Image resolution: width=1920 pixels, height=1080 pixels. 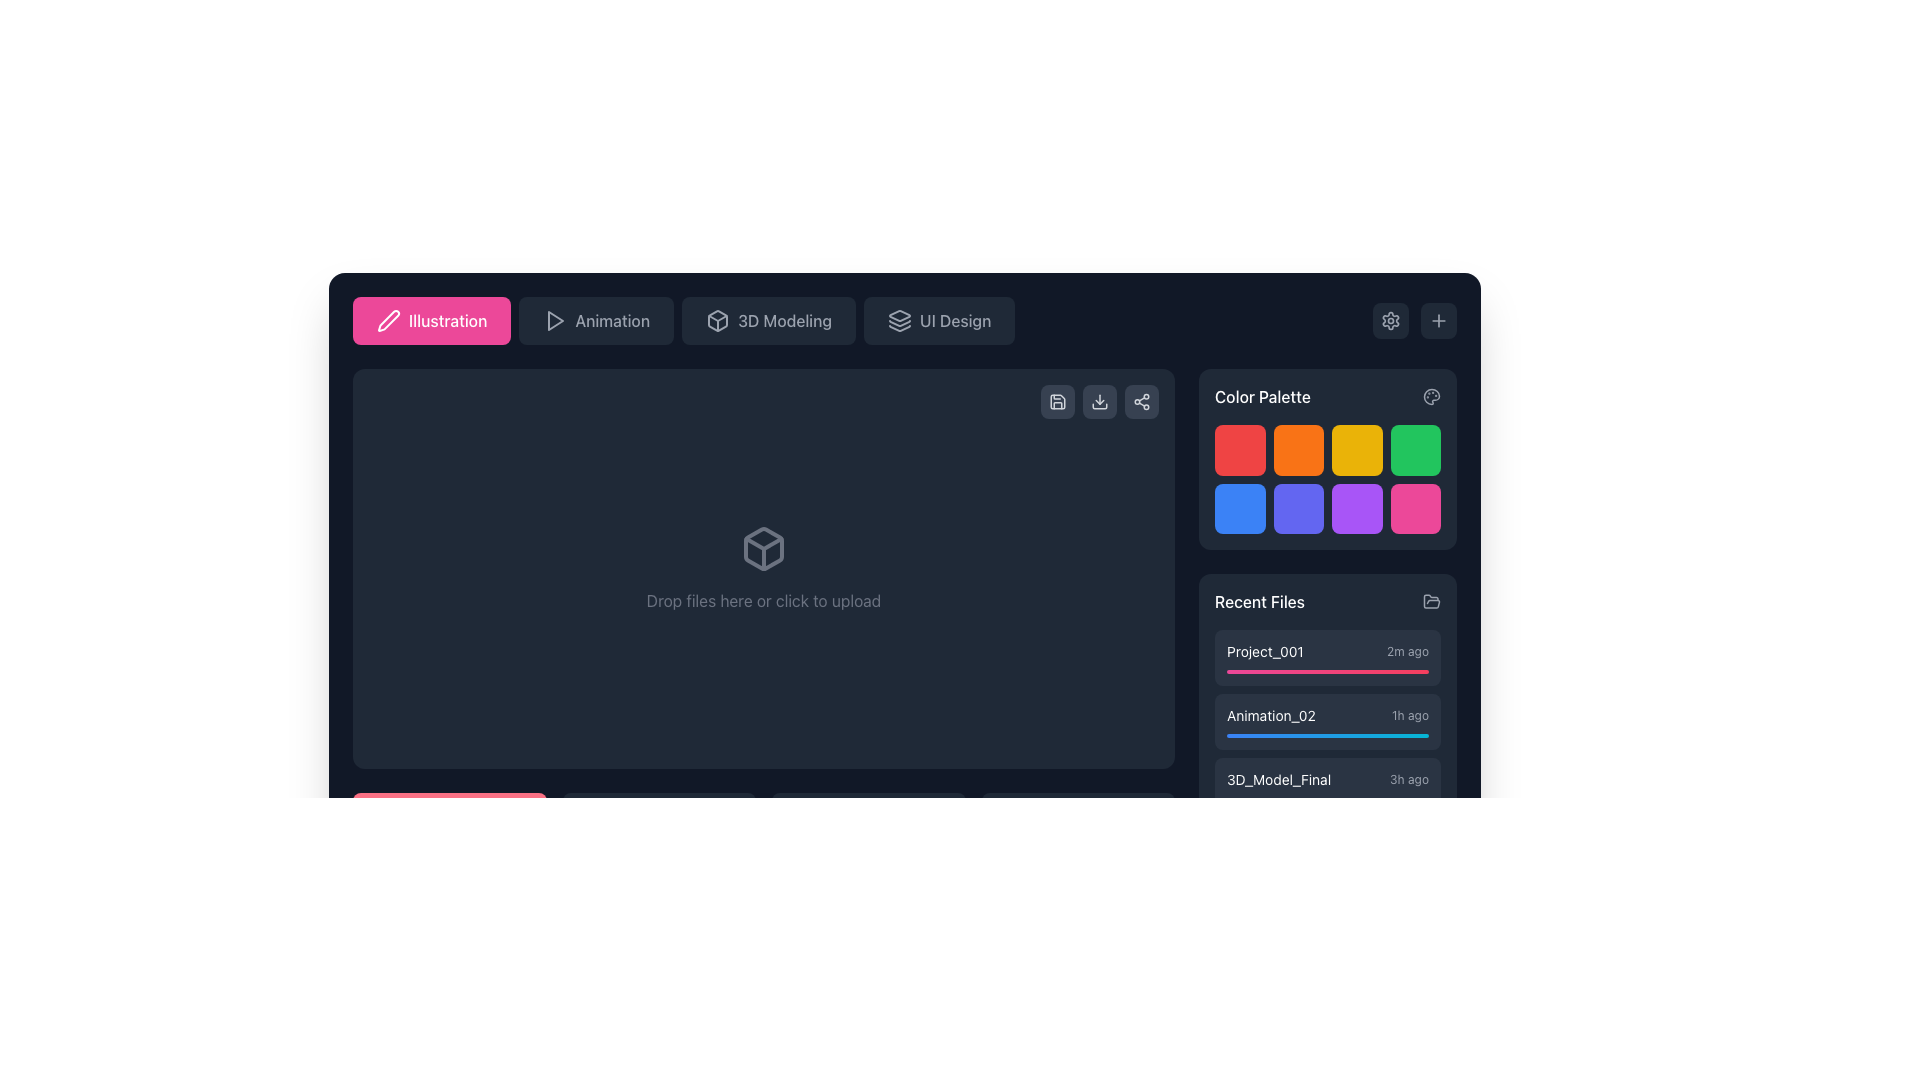 I want to click on the static text label displaying 'Animation_02' which is styled in a clean, sans-serif typeface and positioned against a dark background in the 'Recent Files' section, so click(x=1270, y=715).